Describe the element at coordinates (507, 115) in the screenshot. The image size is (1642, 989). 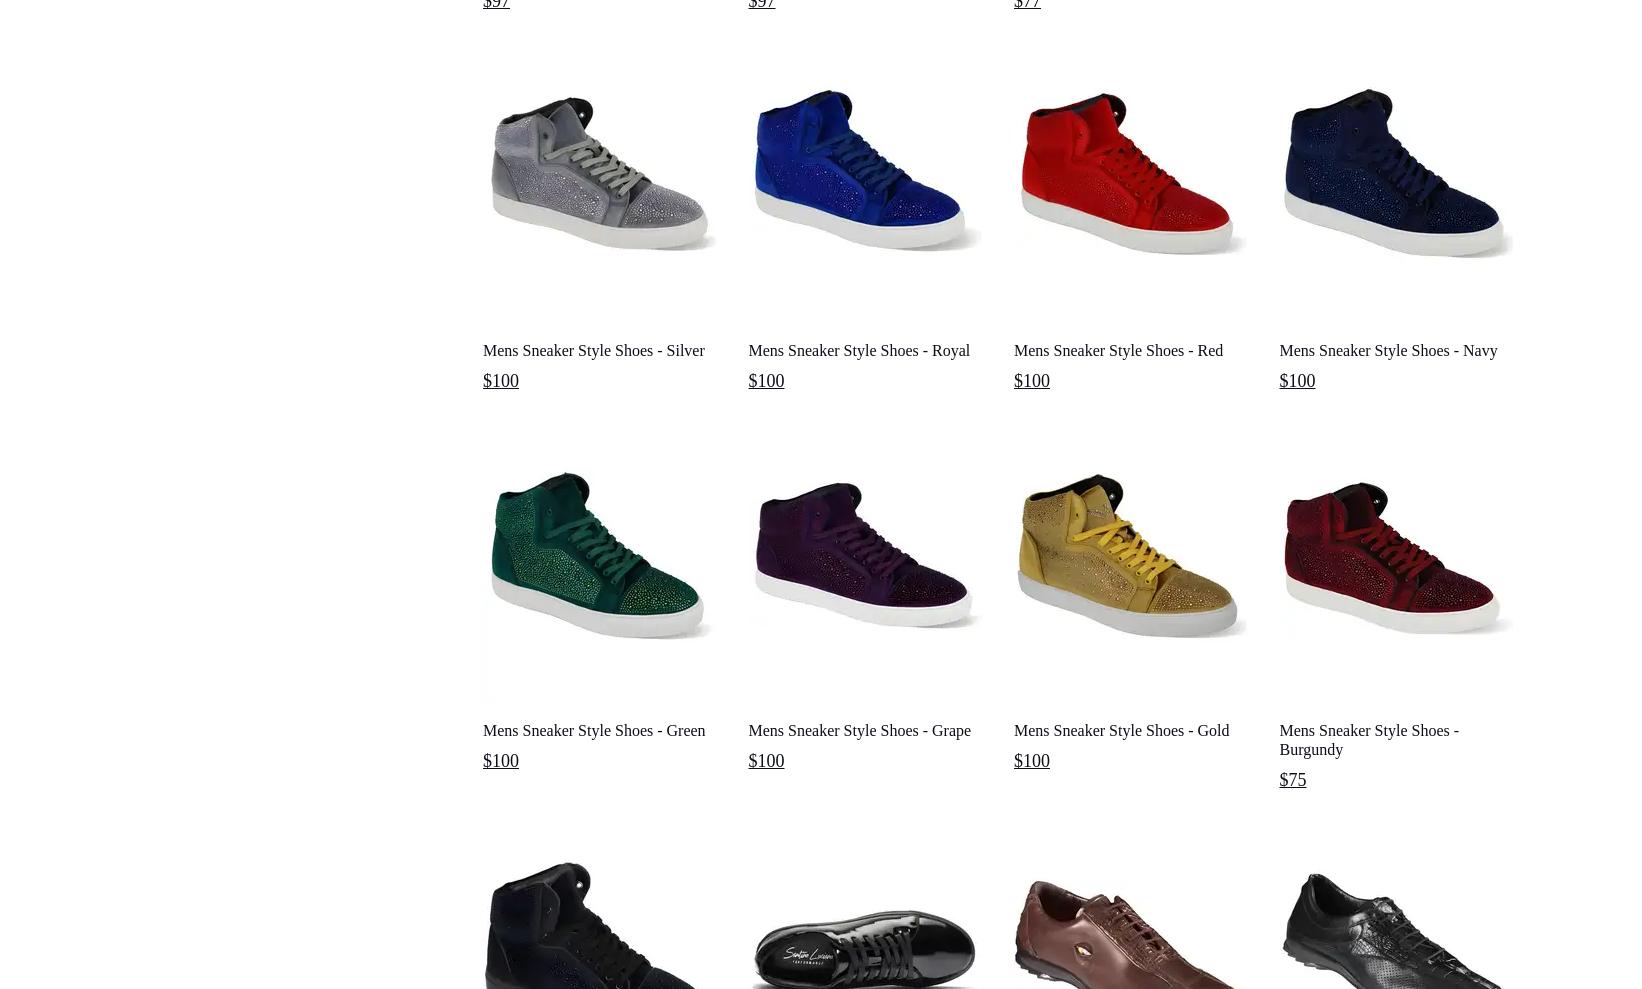
I see `'Mens Shoes'` at that location.